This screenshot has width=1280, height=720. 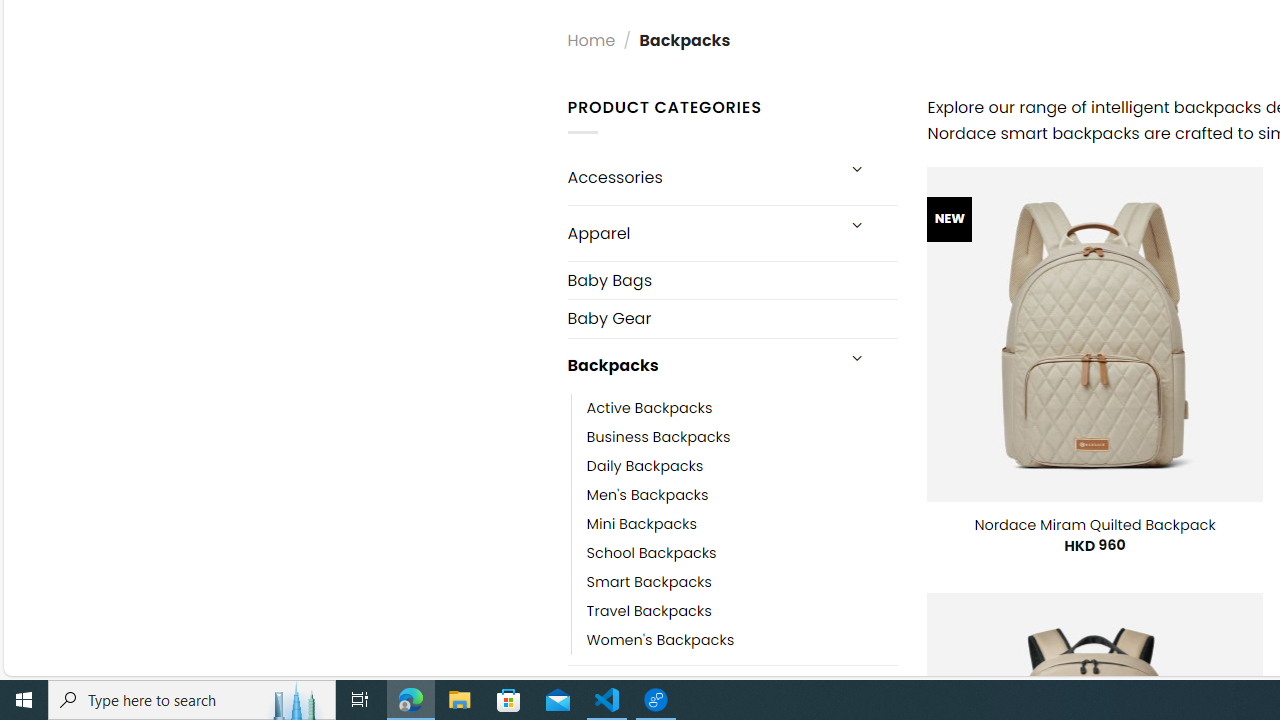 What do you see at coordinates (648, 609) in the screenshot?
I see `'Travel Backpacks'` at bounding box center [648, 609].